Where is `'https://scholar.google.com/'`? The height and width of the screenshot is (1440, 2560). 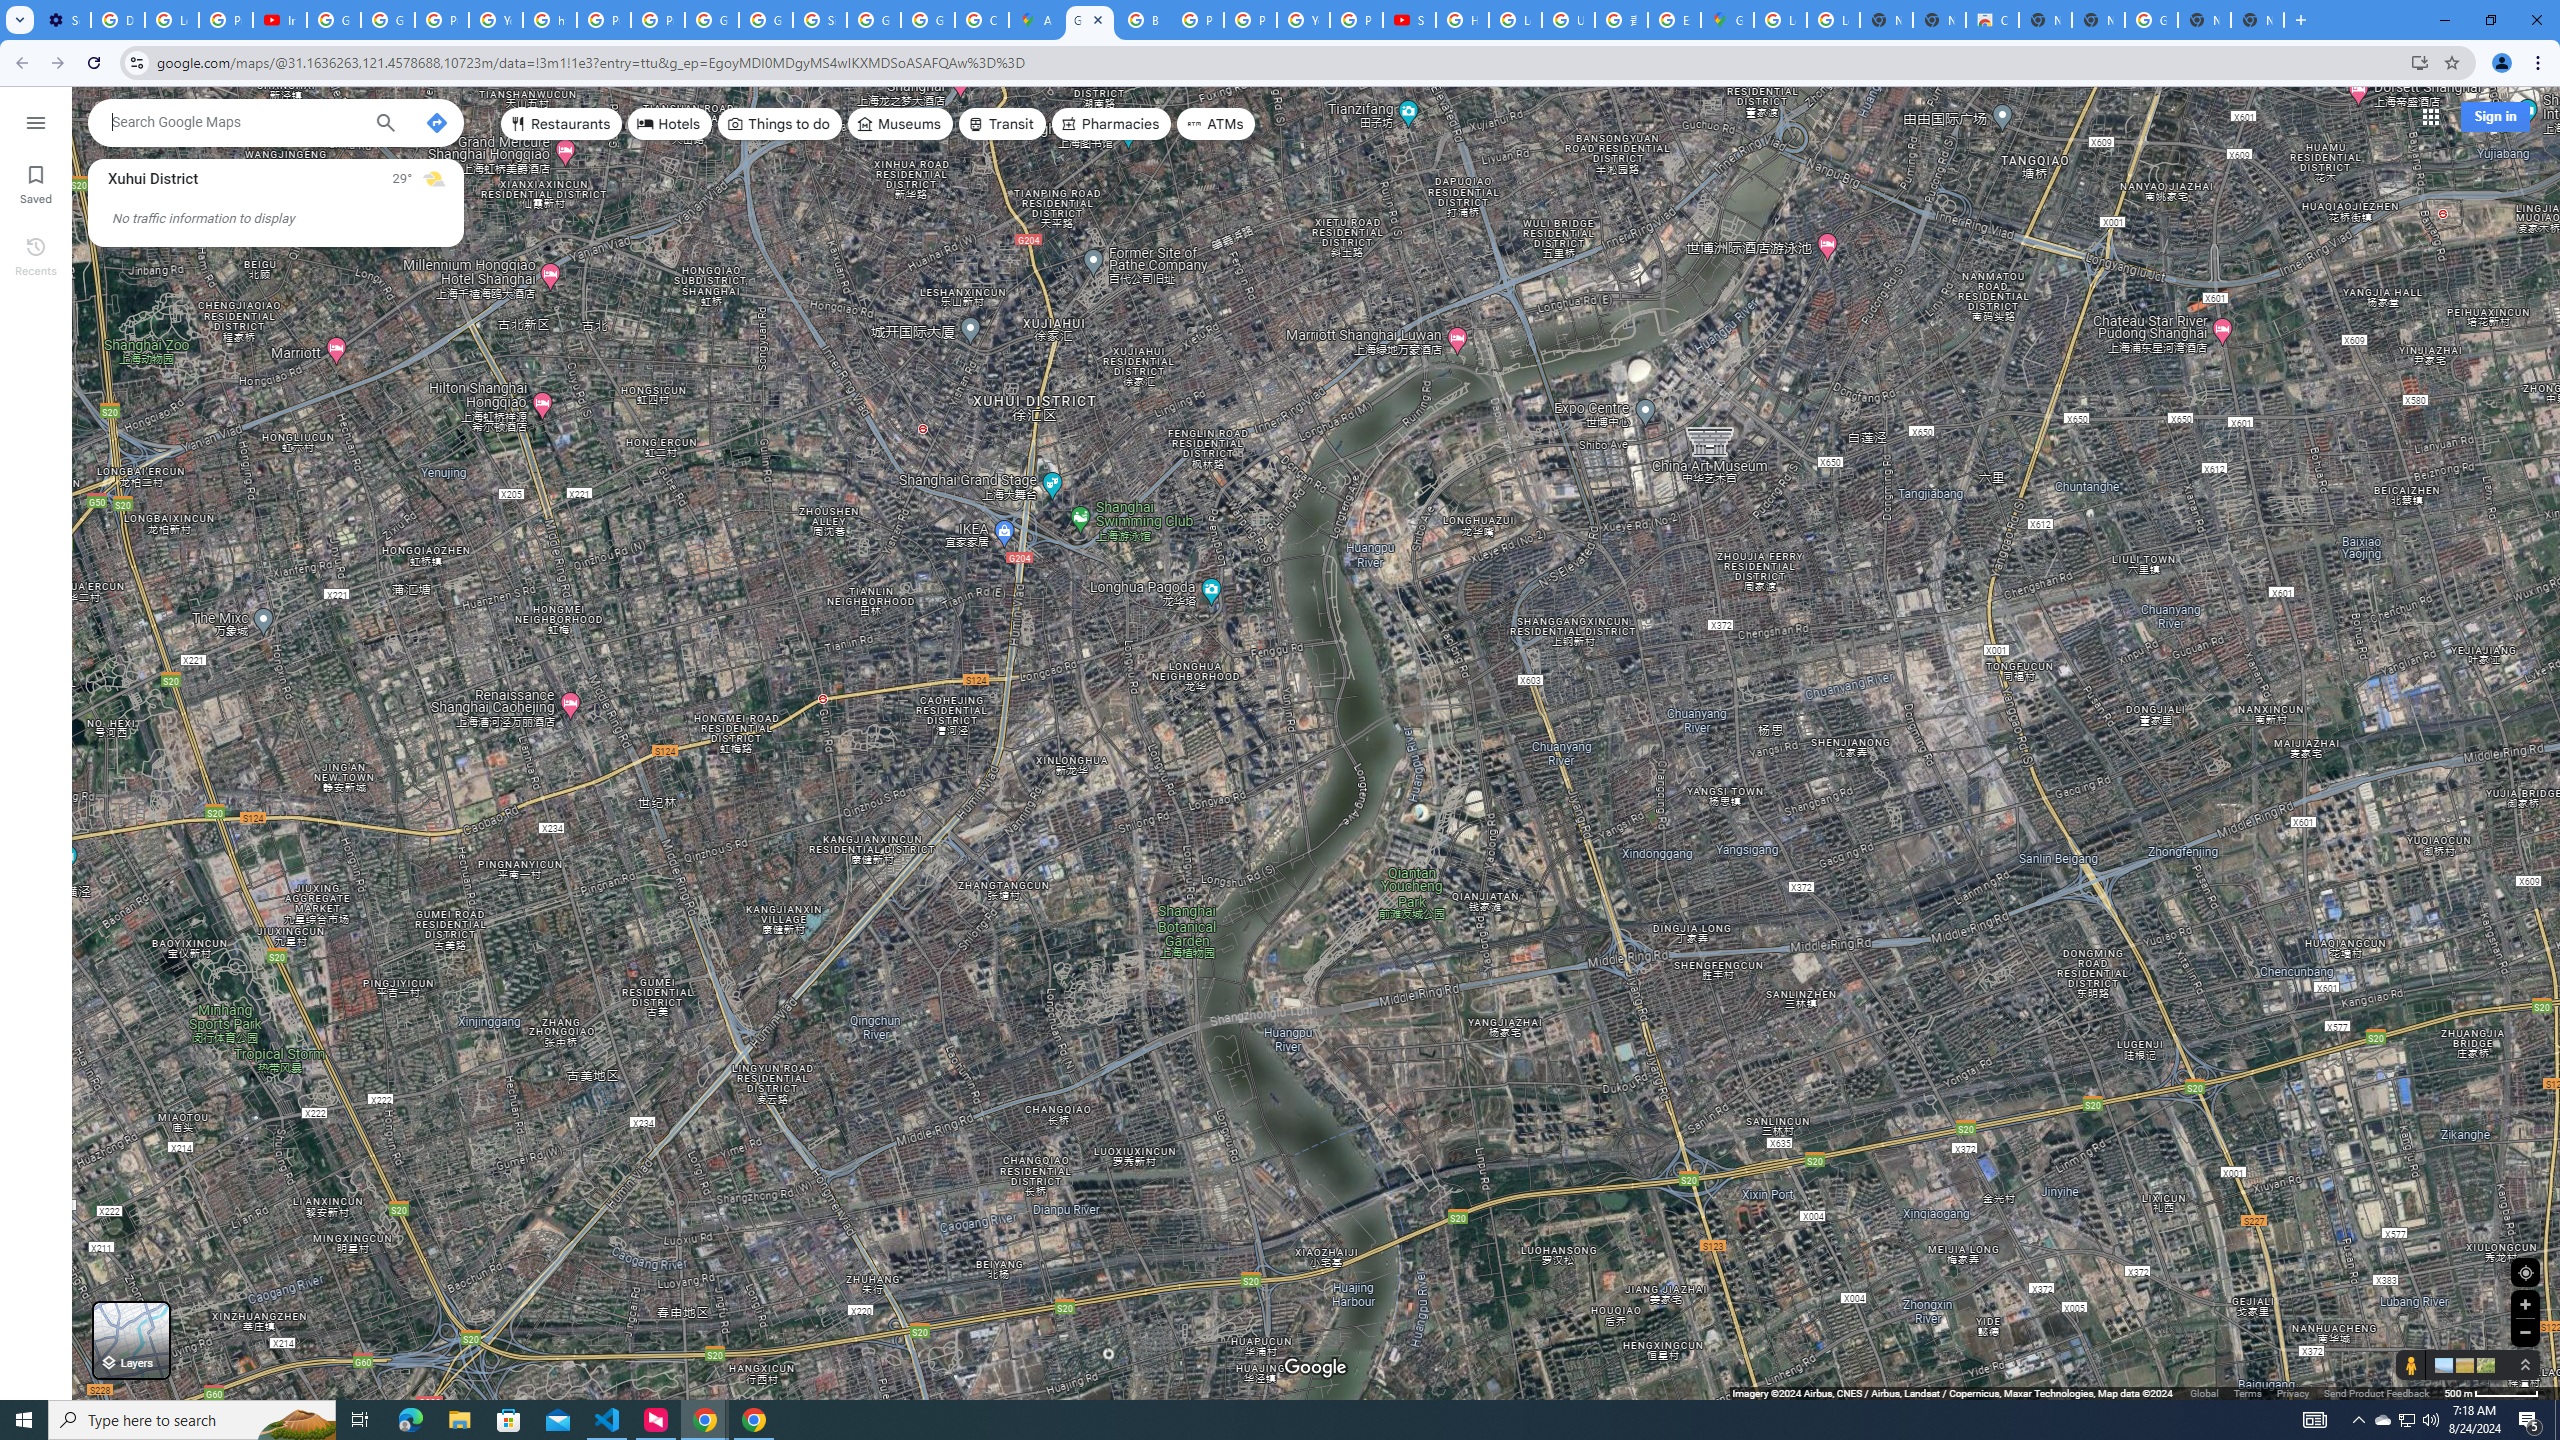 'https://scholar.google.com/' is located at coordinates (550, 19).